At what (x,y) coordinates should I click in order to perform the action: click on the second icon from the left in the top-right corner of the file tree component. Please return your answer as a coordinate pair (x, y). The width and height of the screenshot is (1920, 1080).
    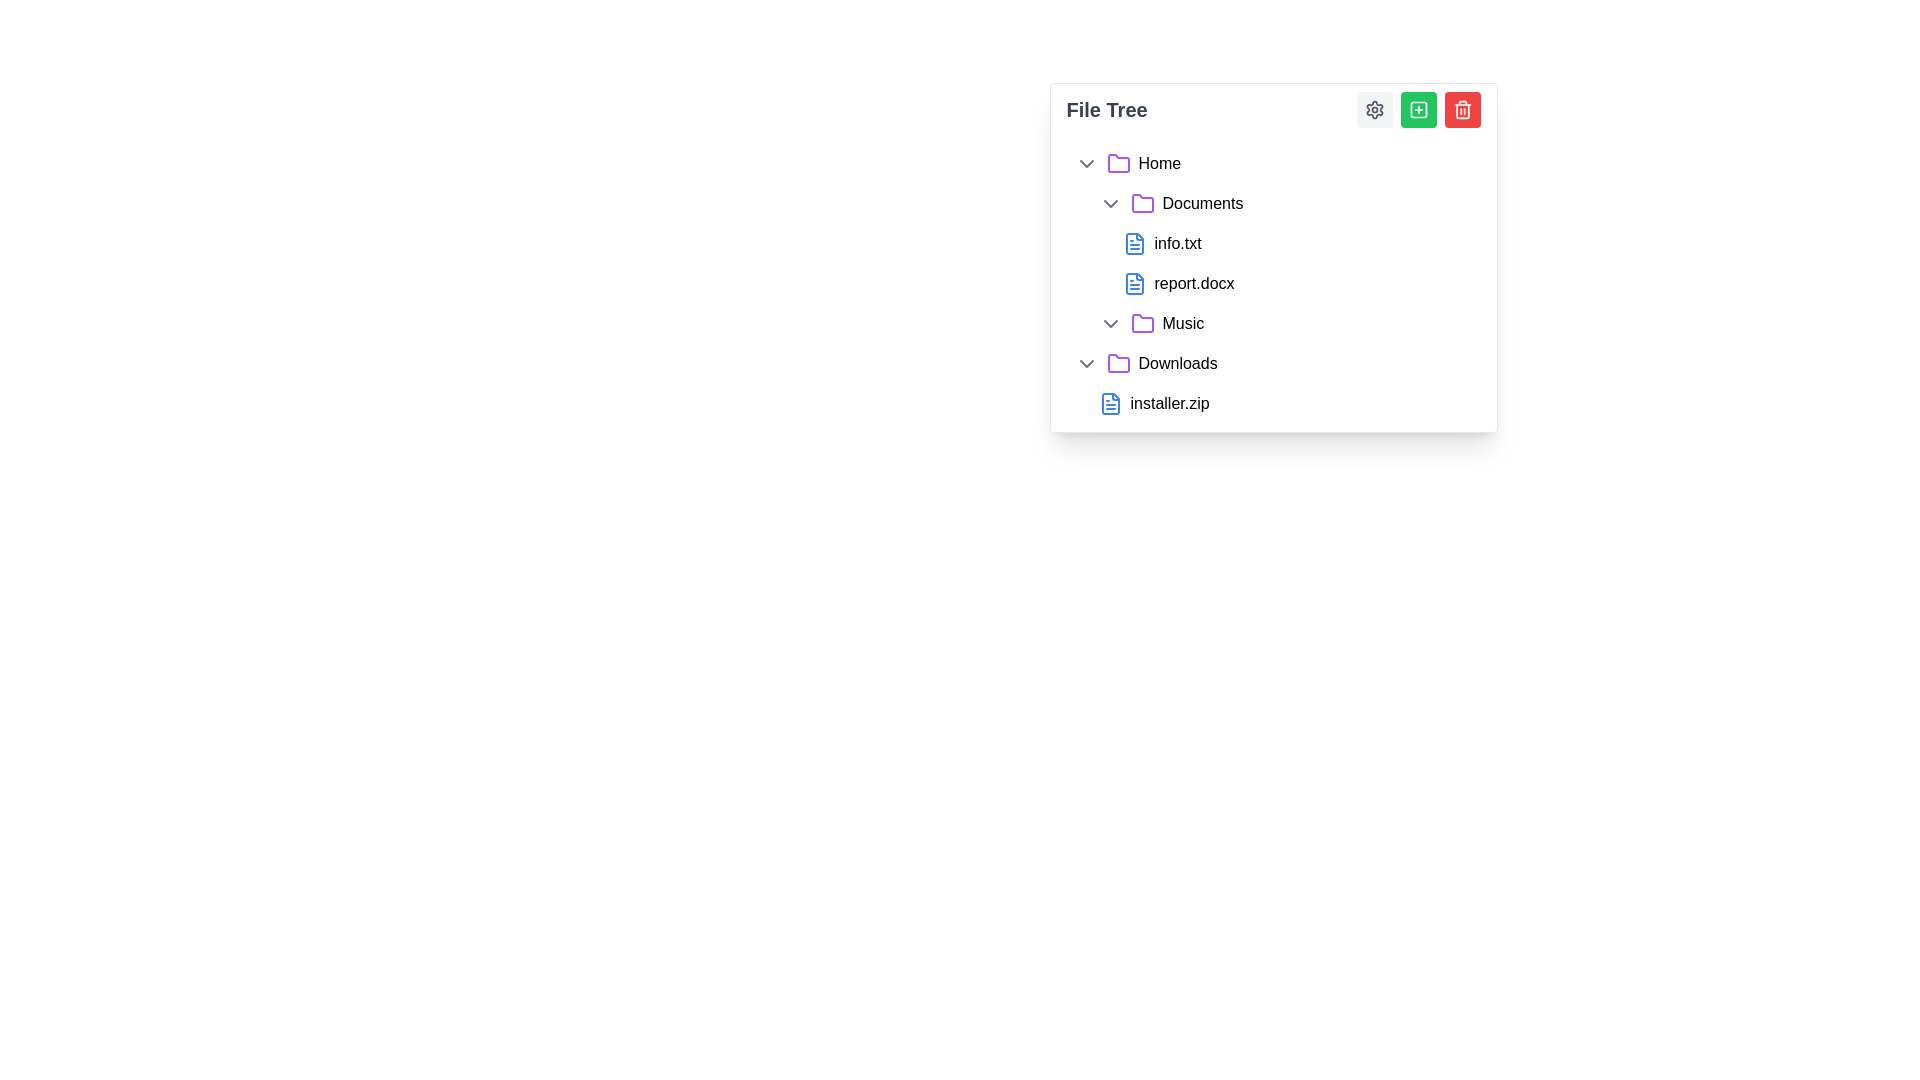
    Looking at the image, I should click on (1417, 110).